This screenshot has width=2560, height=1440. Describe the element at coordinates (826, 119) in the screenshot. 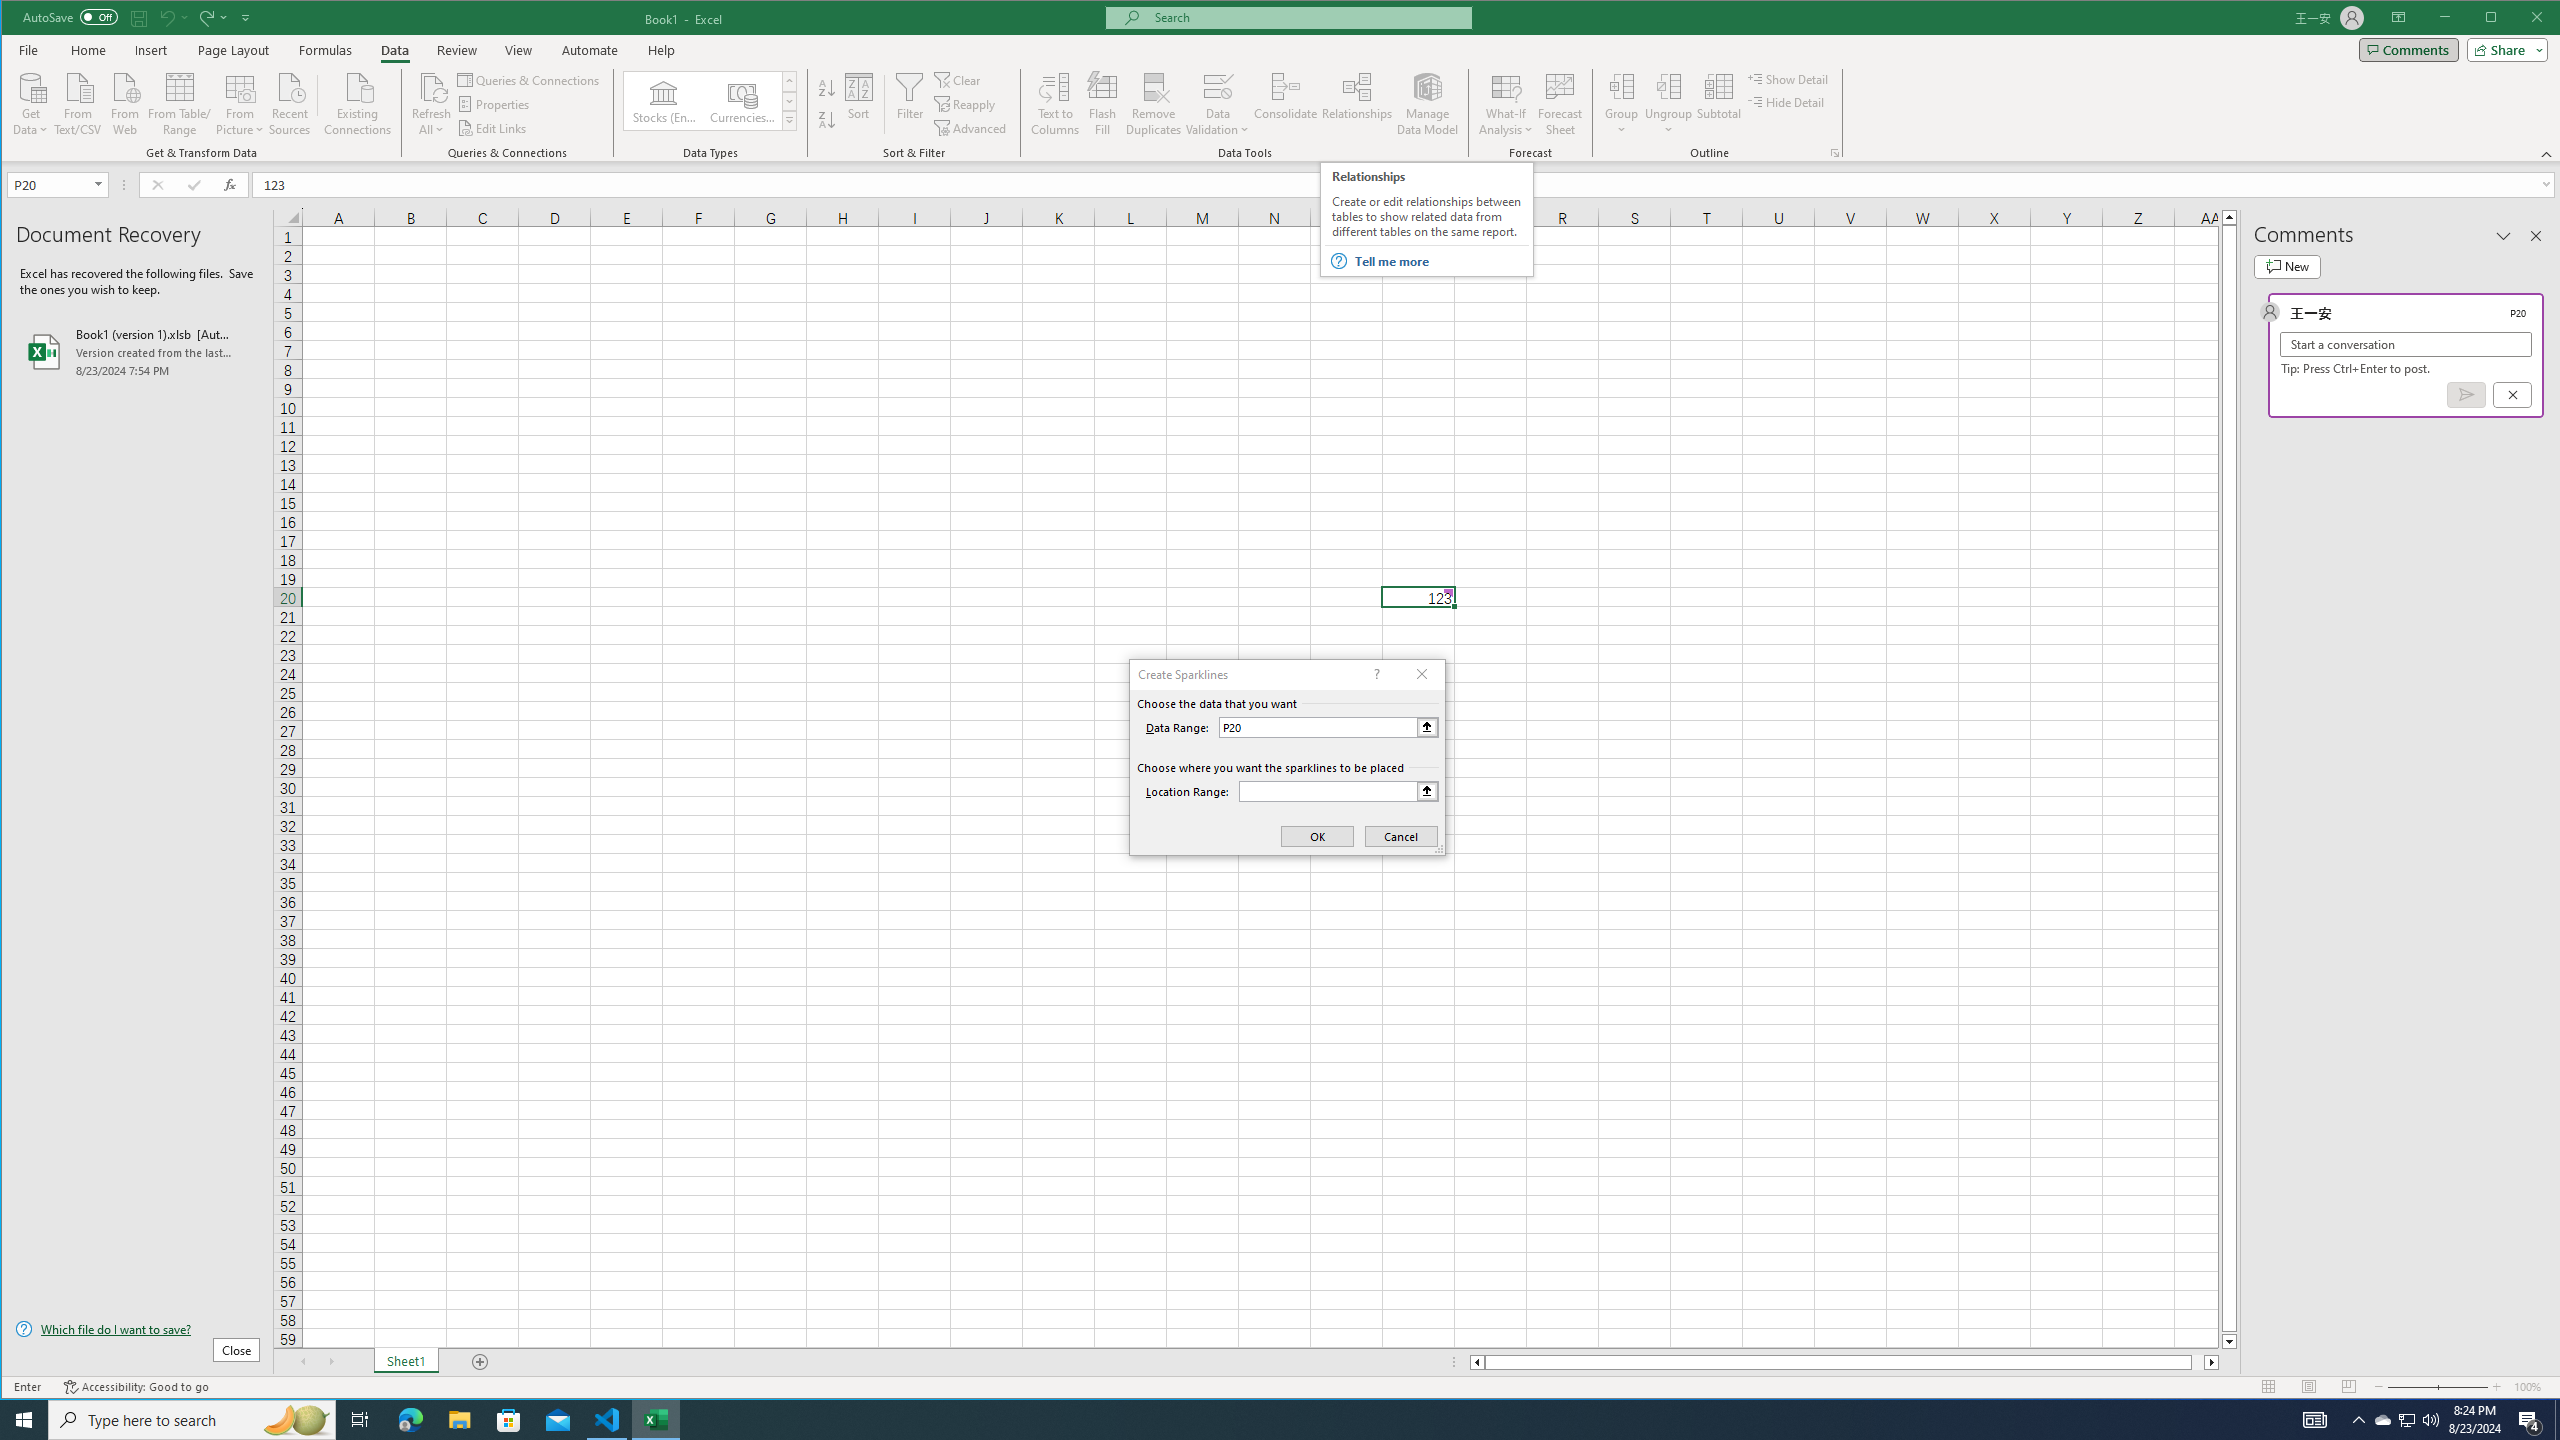

I see `'Sort Largest to Smallest'` at that location.